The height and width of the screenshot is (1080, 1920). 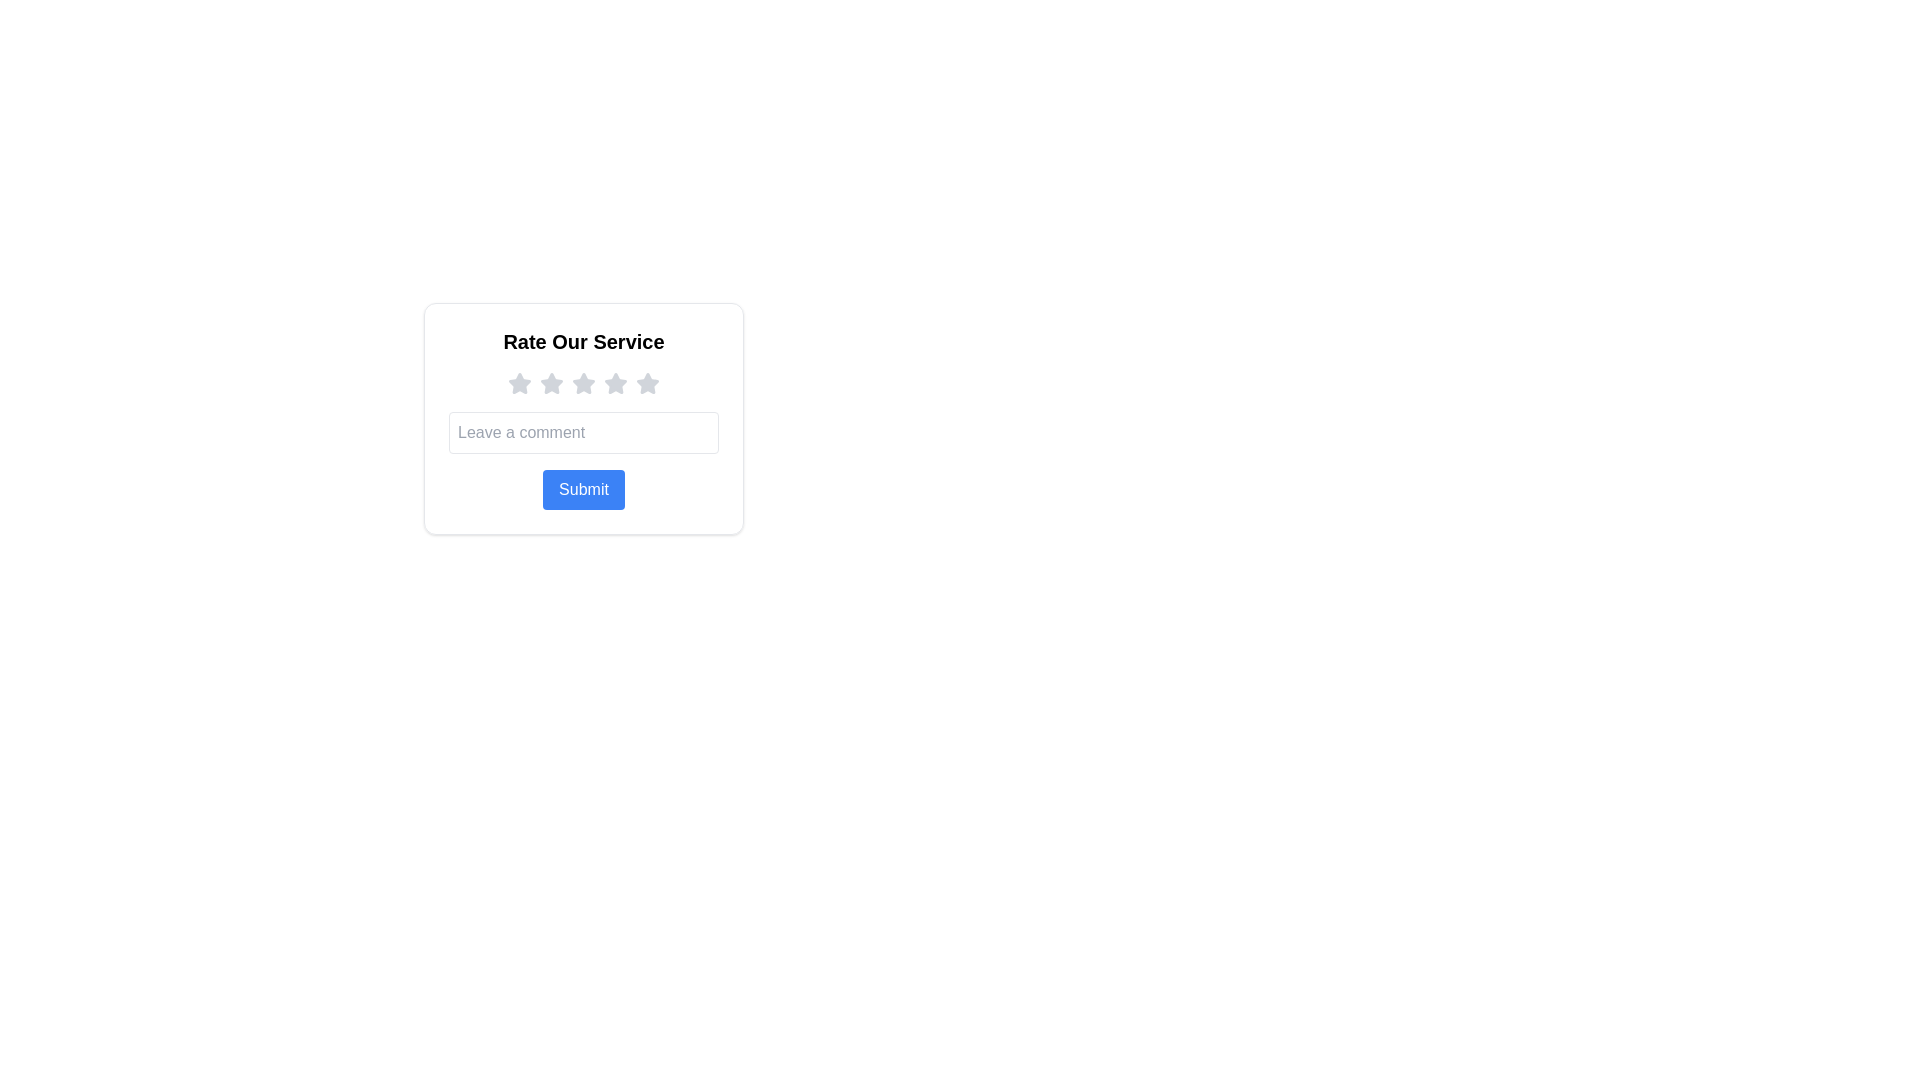 I want to click on the second star icon in the Rating section, so click(x=552, y=383).